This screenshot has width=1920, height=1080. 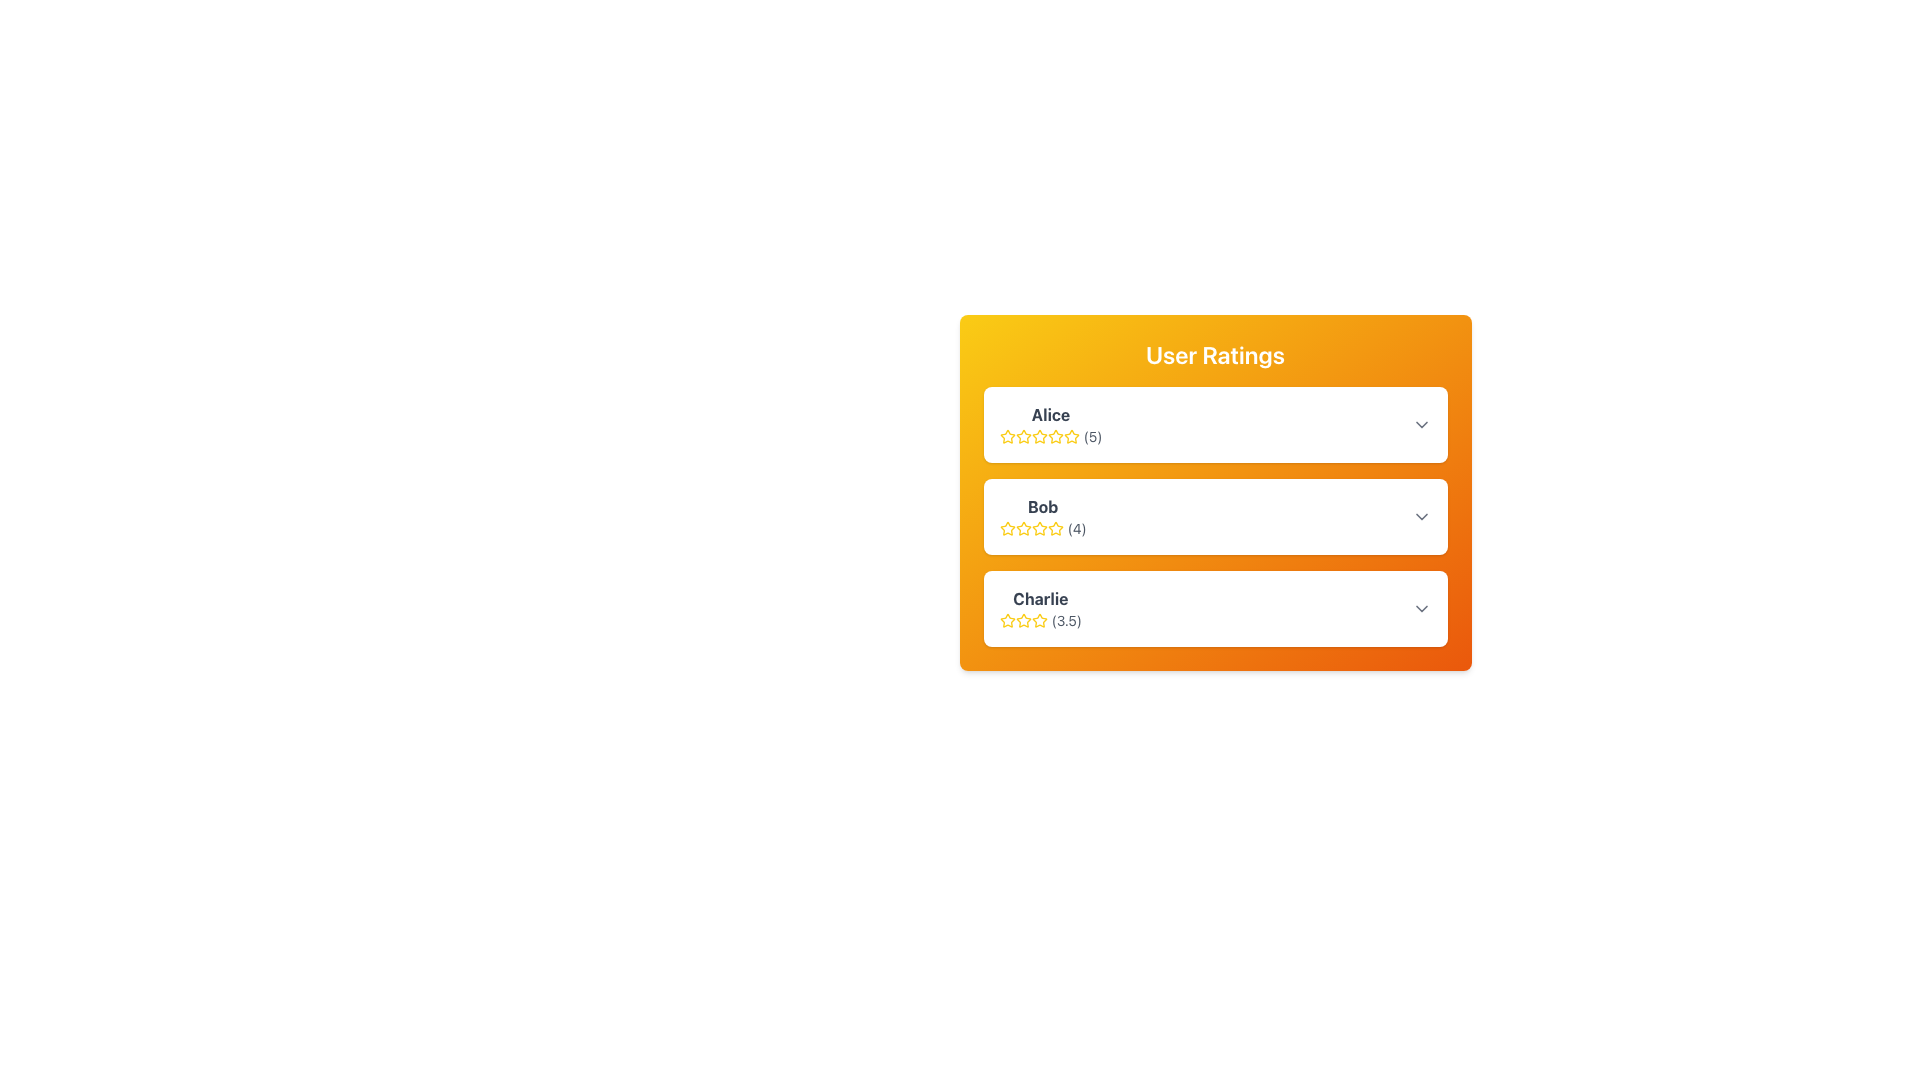 What do you see at coordinates (1039, 619) in the screenshot?
I see `the first star icon in the third row of the ratings section, located under the label 'Charlie (3.5)', which is a yellow star-shaped icon used for rating` at bounding box center [1039, 619].